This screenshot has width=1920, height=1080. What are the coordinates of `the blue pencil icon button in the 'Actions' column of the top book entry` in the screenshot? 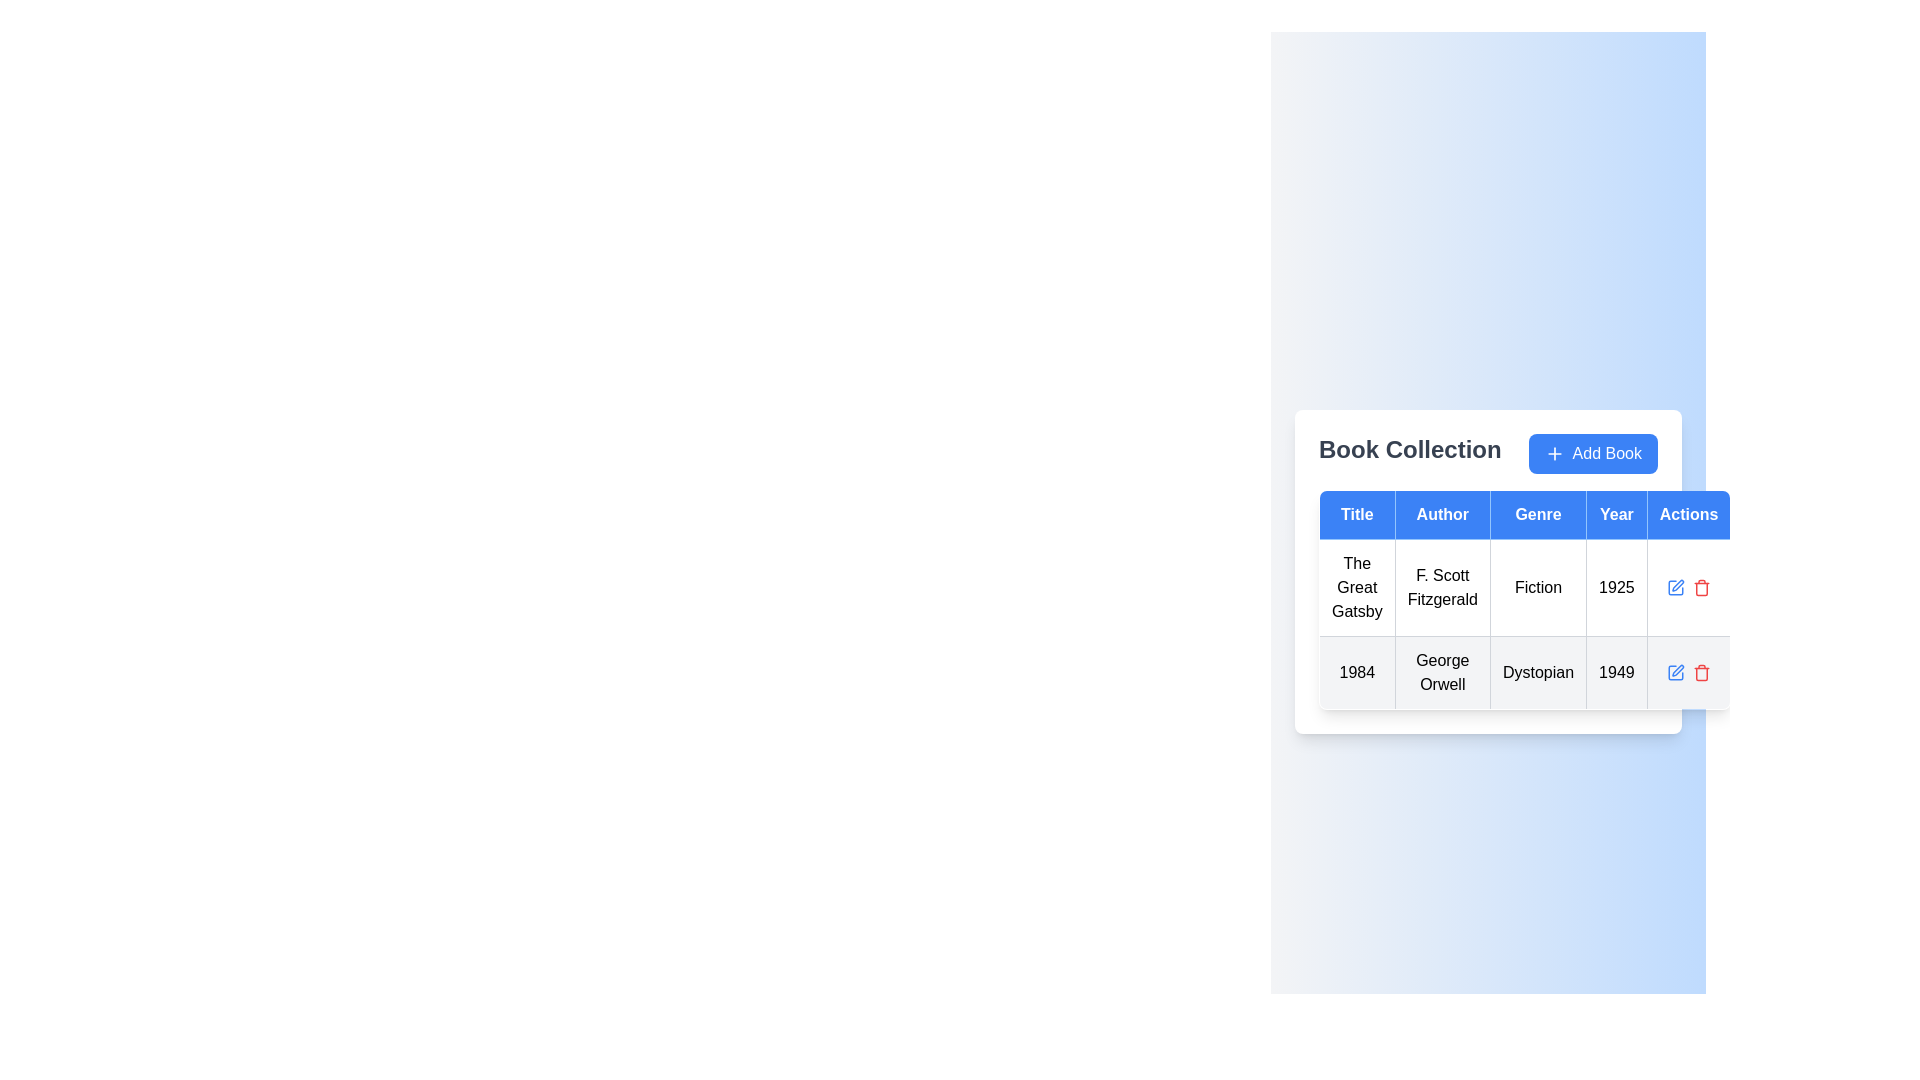 It's located at (1675, 586).